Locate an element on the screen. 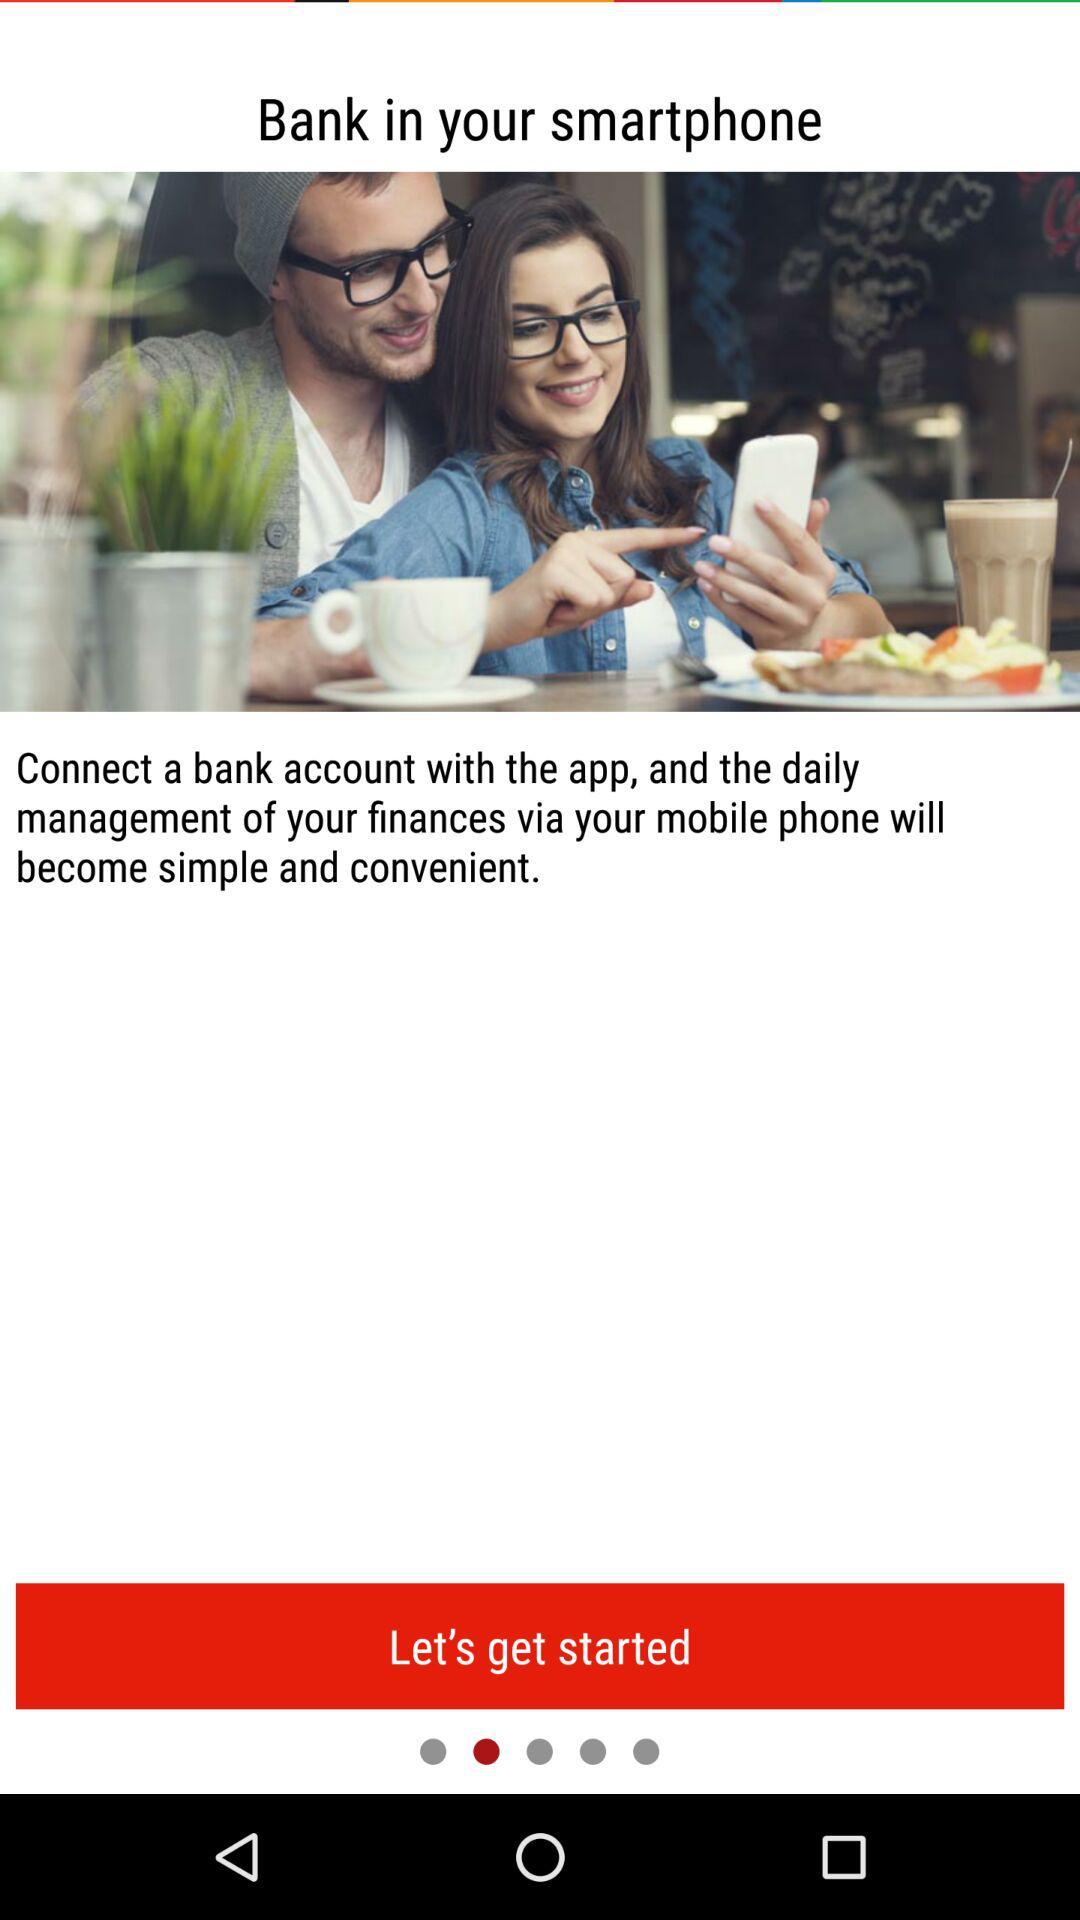 This screenshot has height=1920, width=1080. the item below let s get icon is located at coordinates (432, 1750).